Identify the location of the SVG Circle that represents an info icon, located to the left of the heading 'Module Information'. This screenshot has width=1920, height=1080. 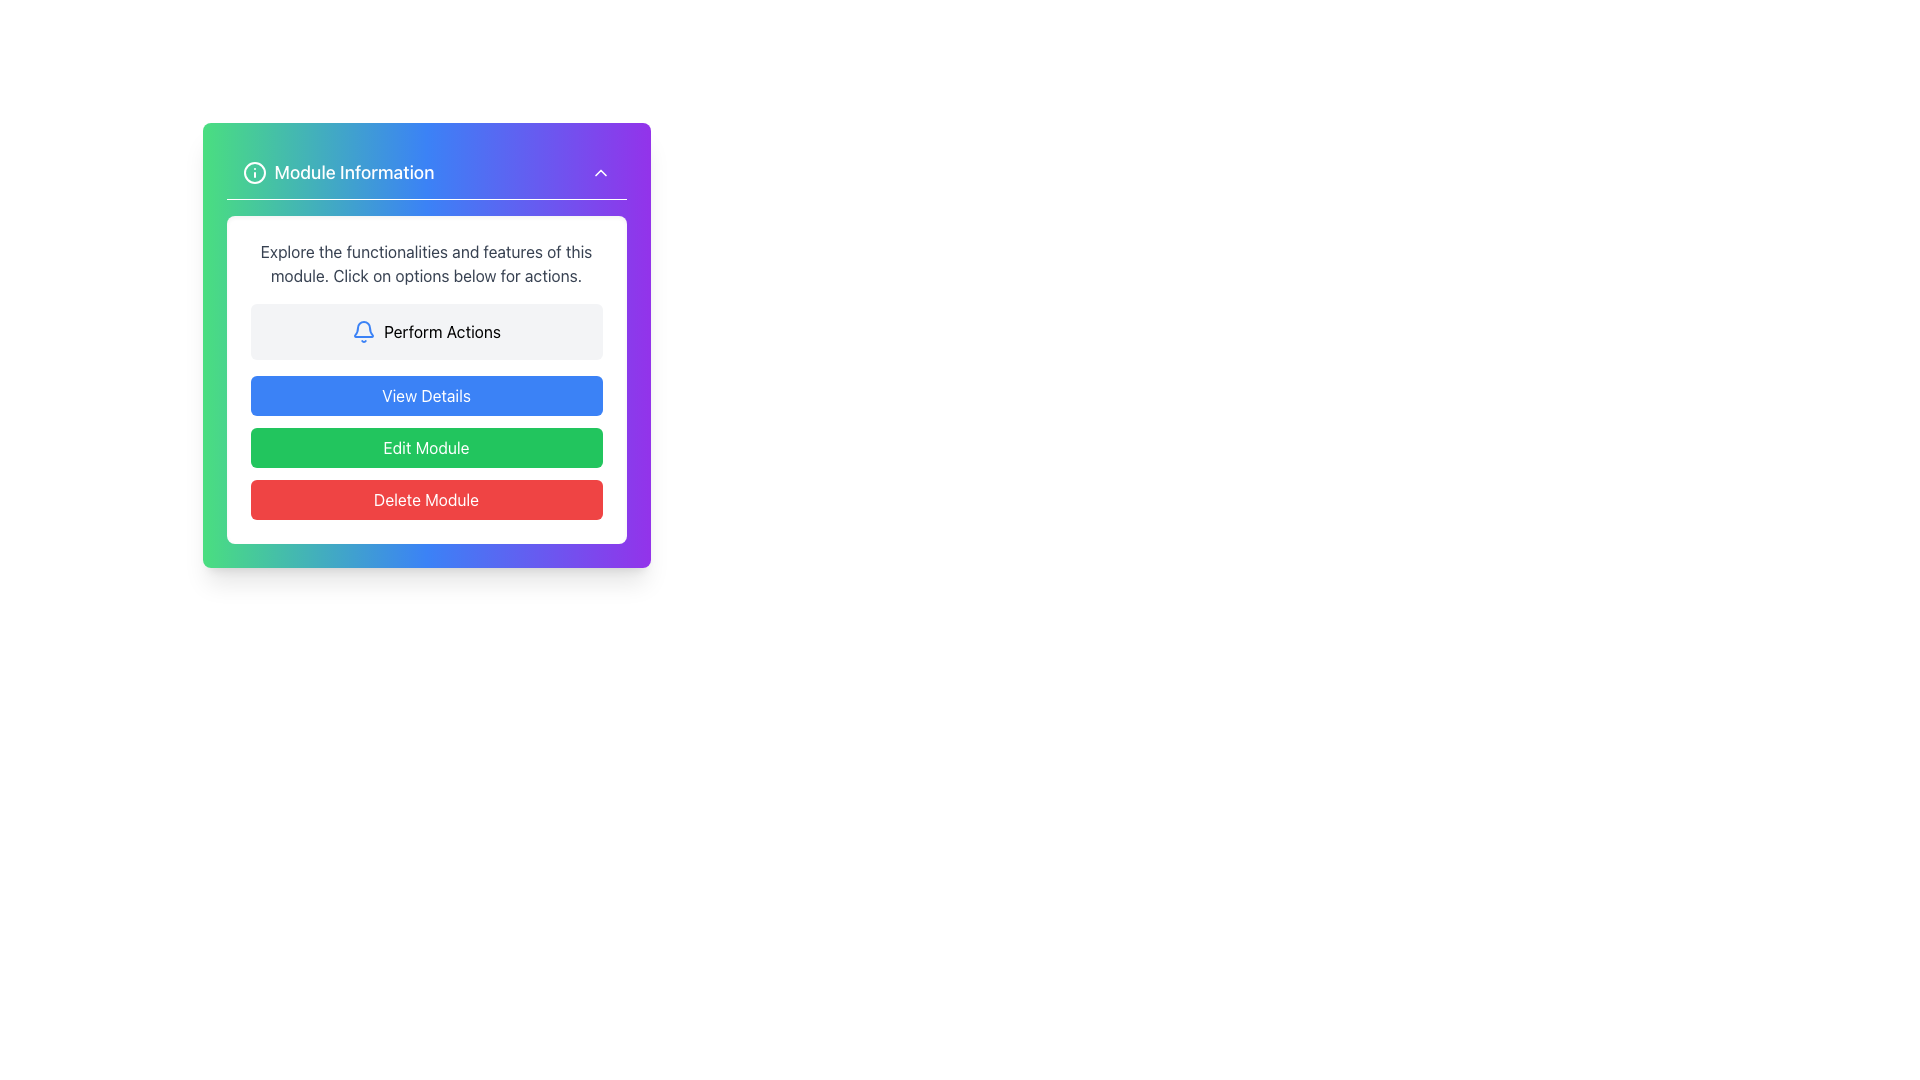
(253, 172).